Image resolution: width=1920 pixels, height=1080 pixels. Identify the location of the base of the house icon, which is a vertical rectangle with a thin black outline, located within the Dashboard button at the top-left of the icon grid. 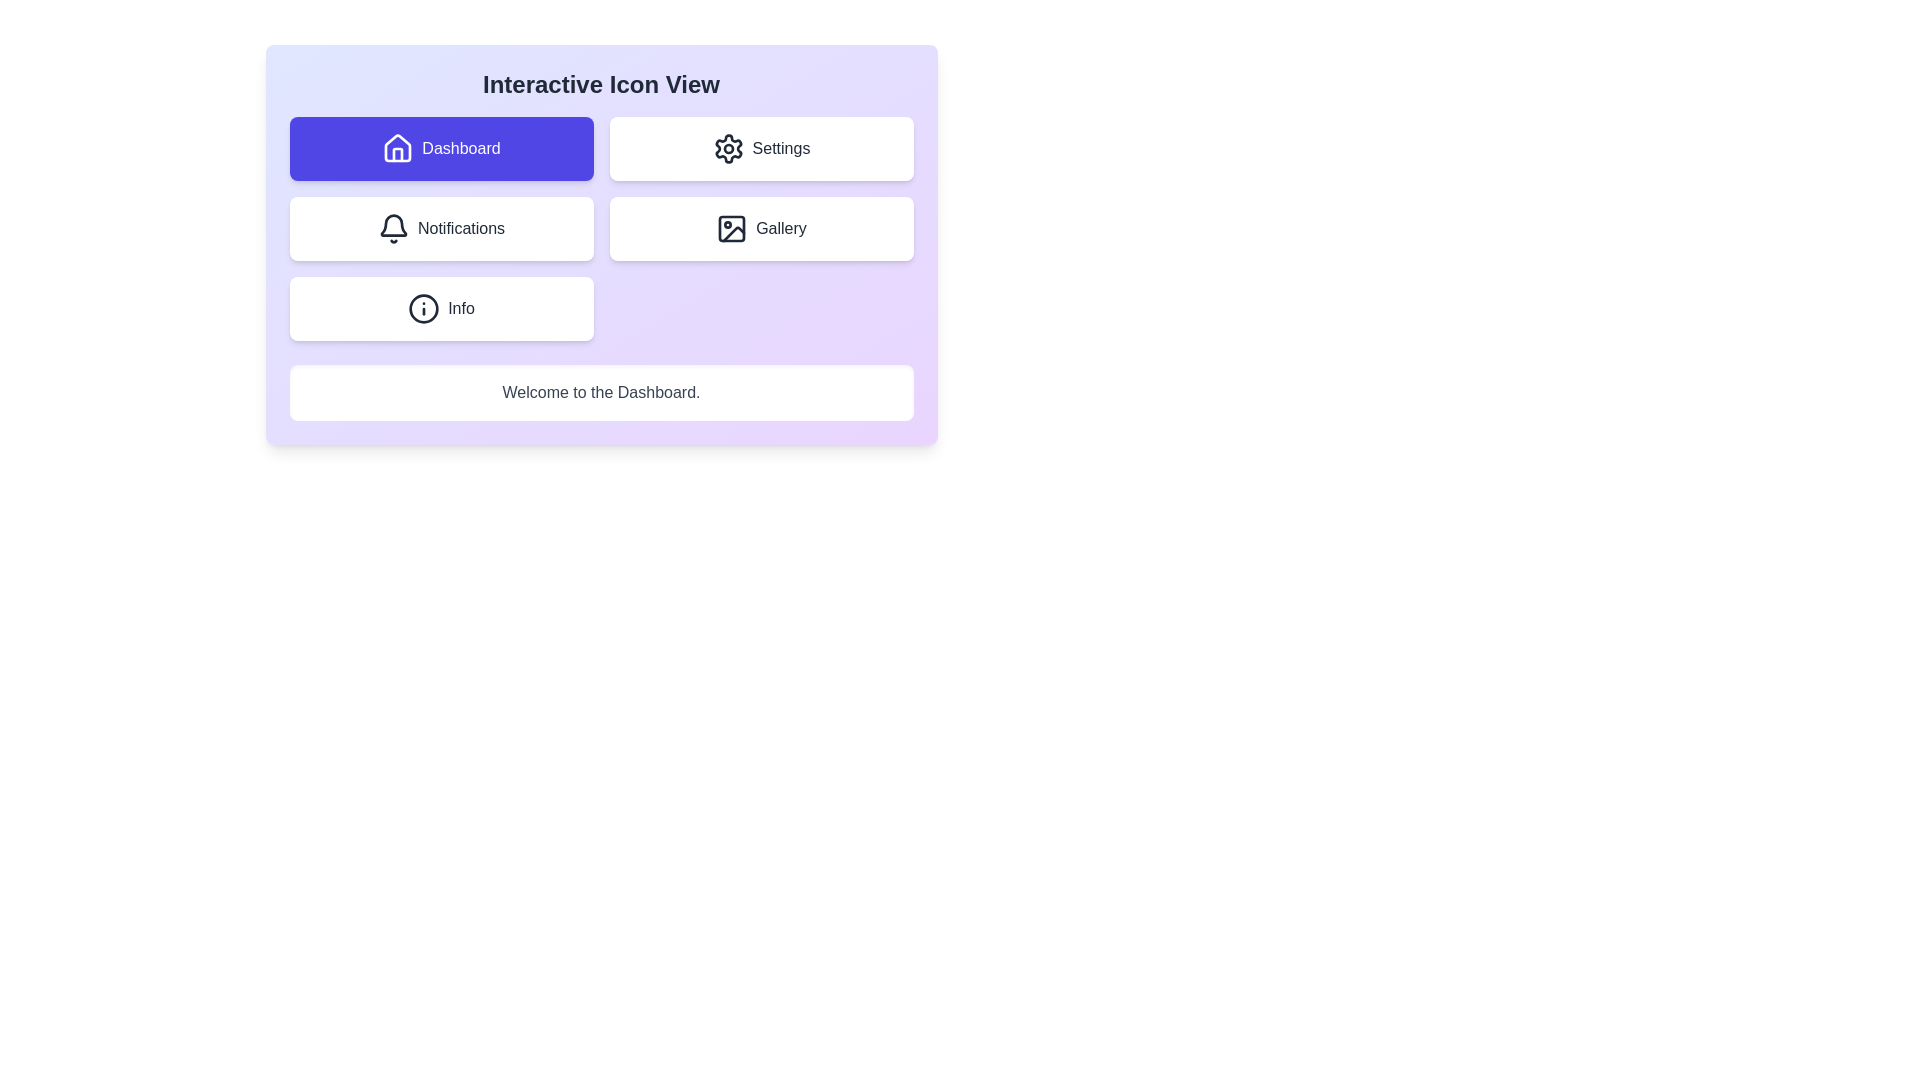
(398, 153).